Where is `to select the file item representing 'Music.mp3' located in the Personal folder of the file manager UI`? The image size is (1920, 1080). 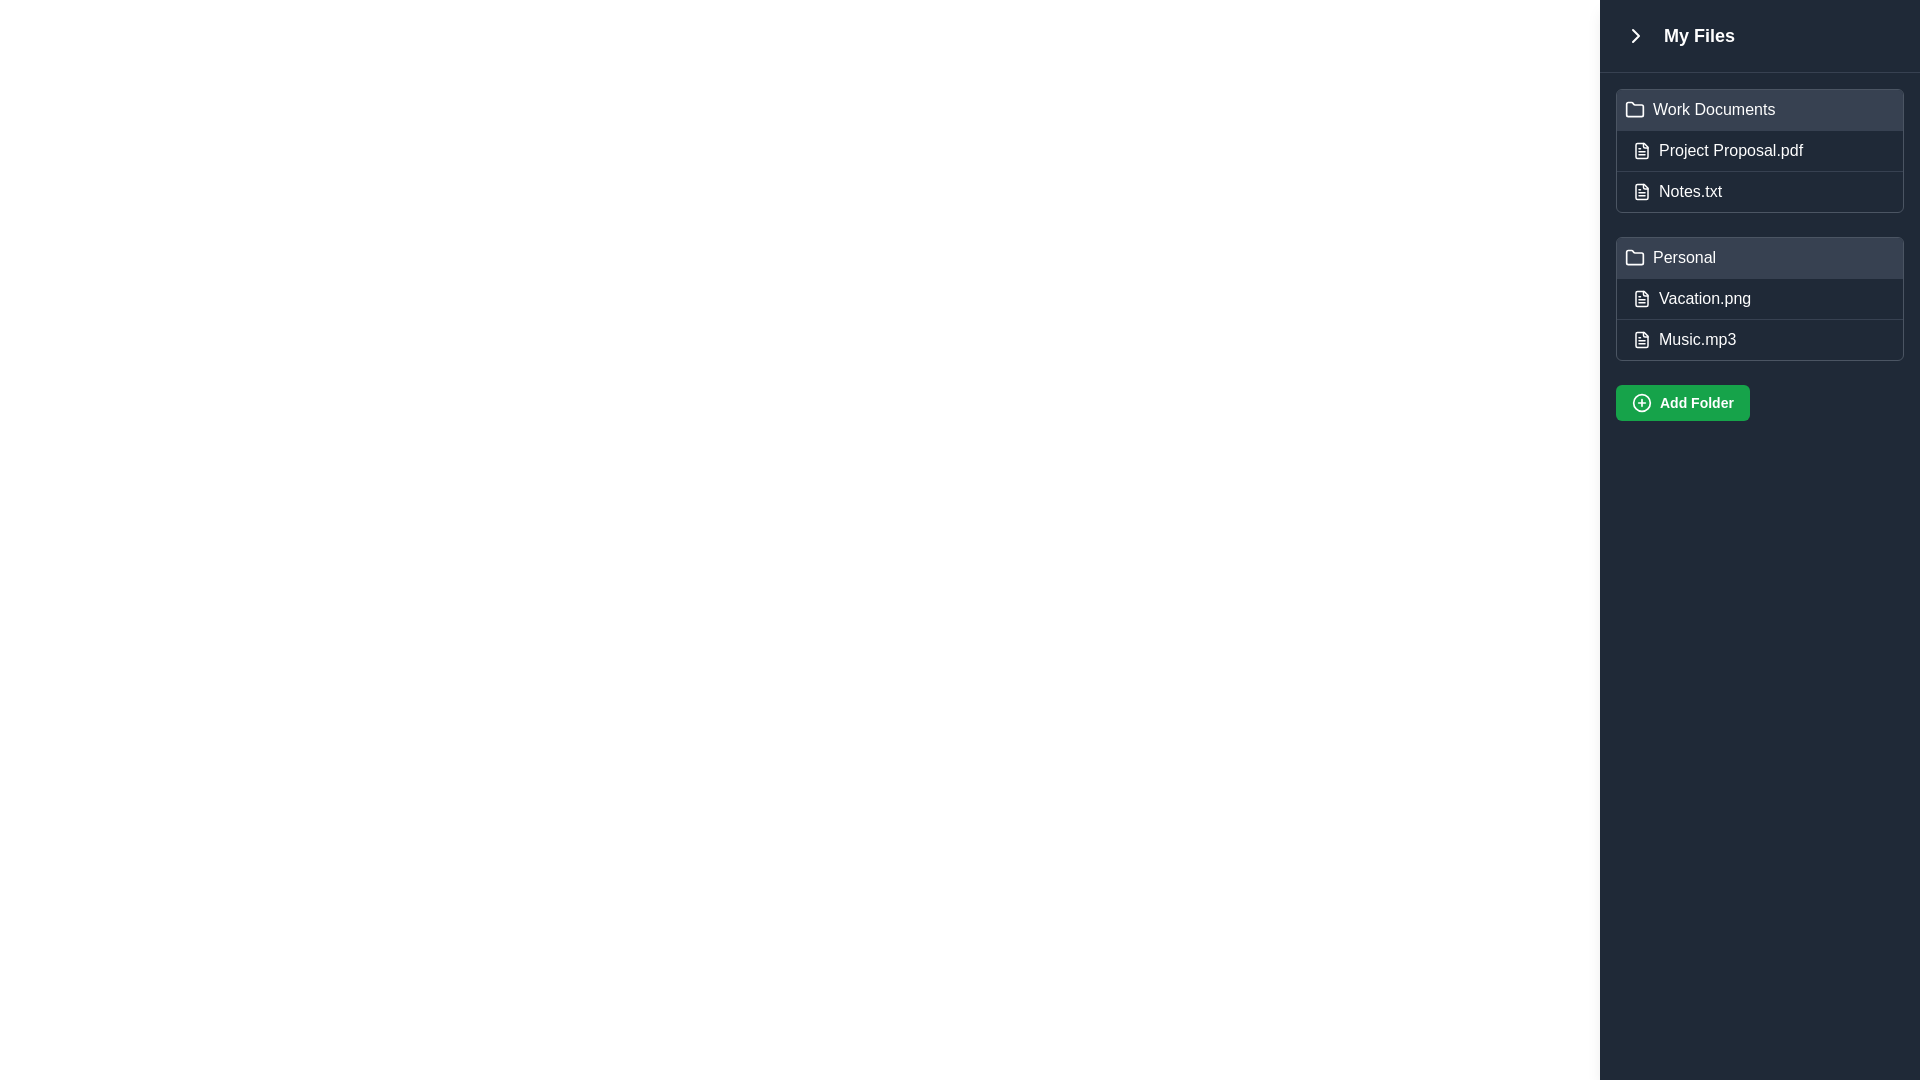 to select the file item representing 'Music.mp3' located in the Personal folder of the file manager UI is located at coordinates (1760, 338).